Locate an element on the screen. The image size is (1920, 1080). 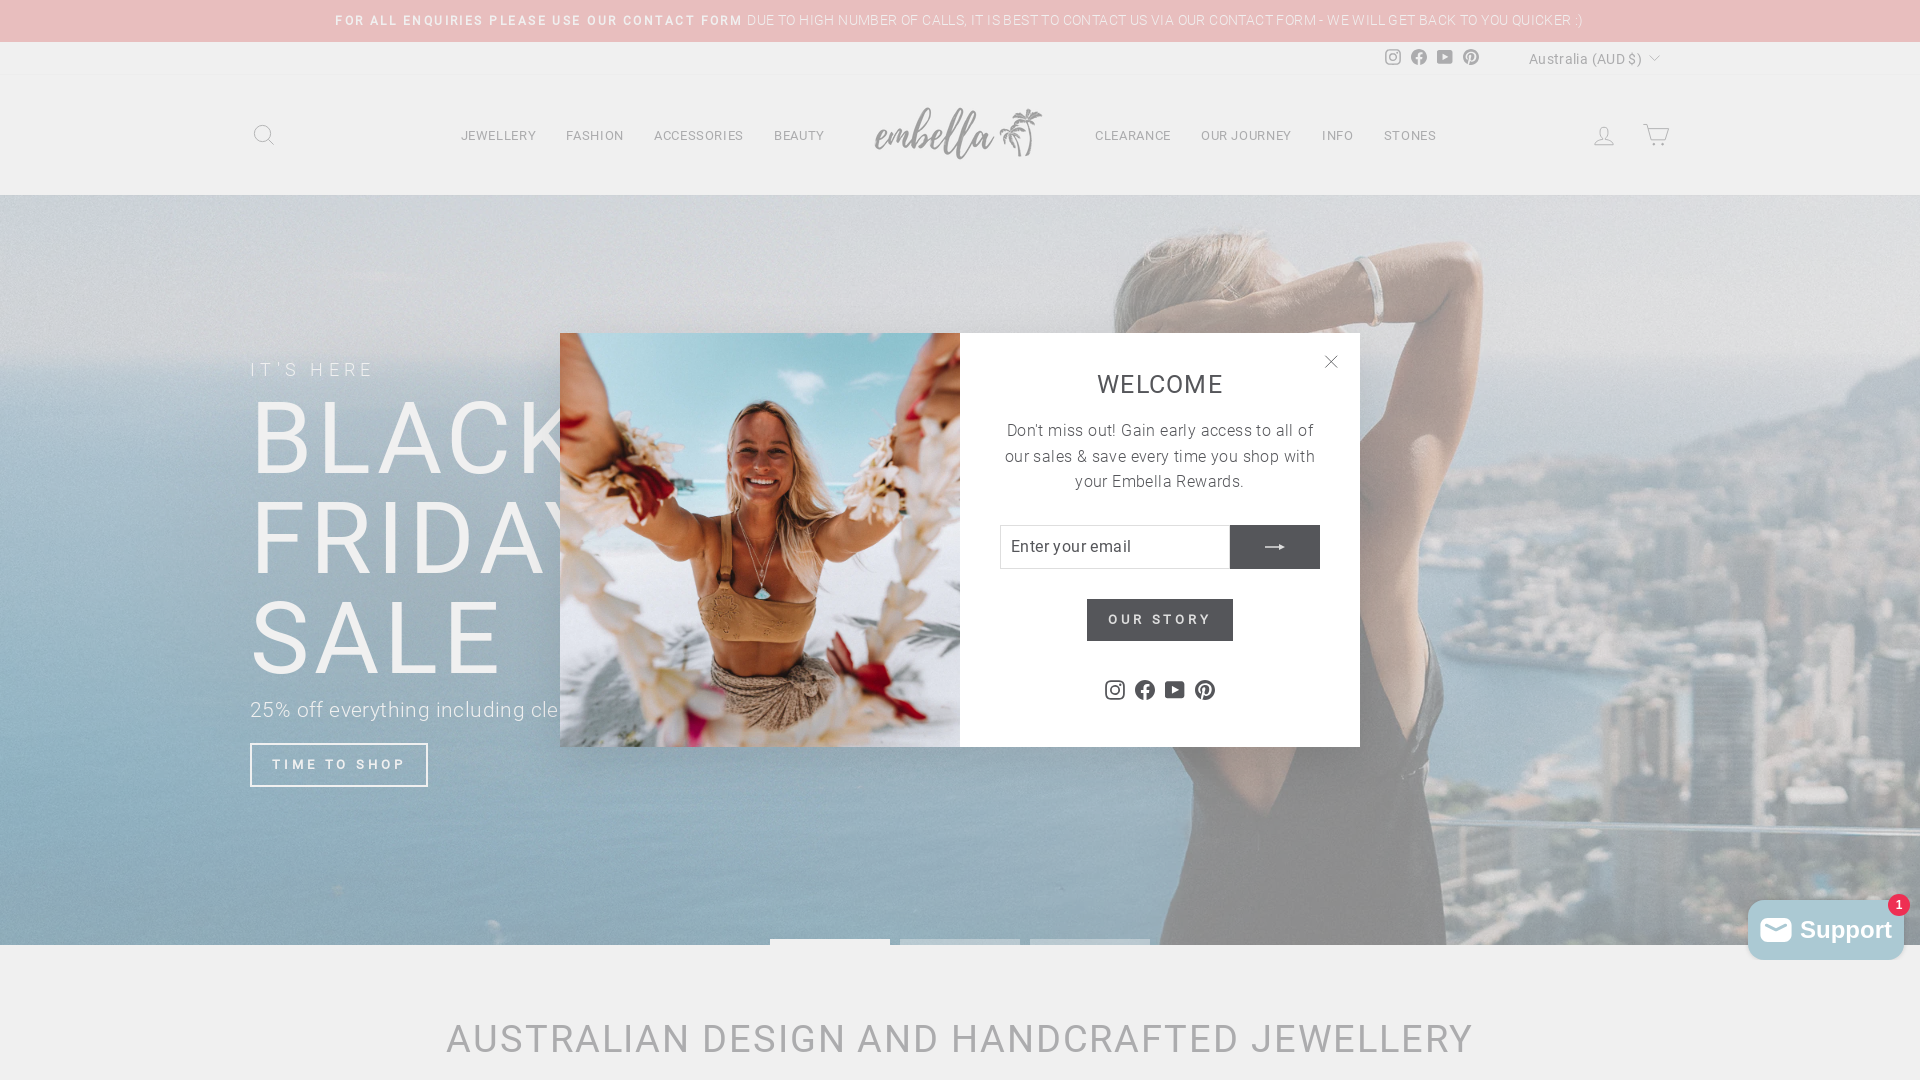
'CLEARANCE' is located at coordinates (1132, 135).